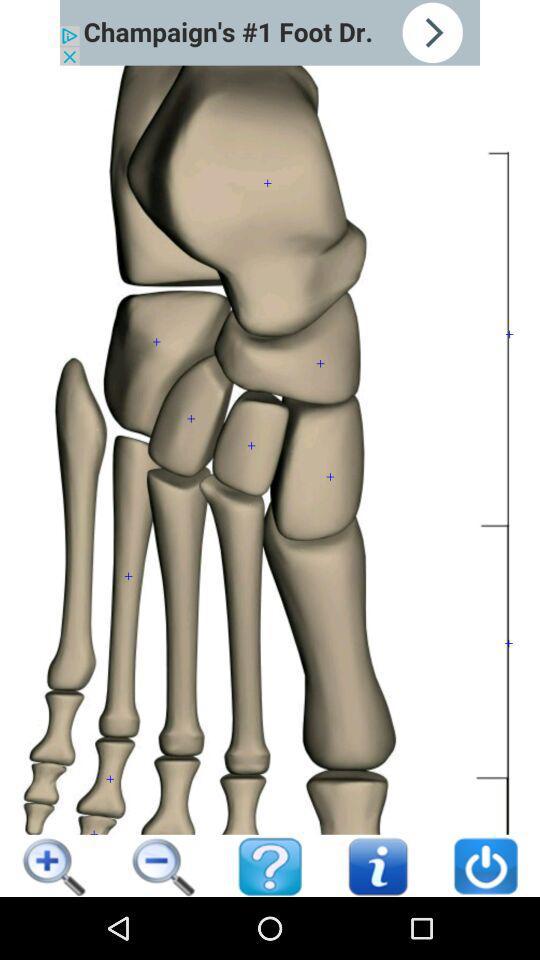 This screenshot has width=540, height=960. Describe the element at coordinates (161, 853) in the screenshot. I see `the pause icon` at that location.